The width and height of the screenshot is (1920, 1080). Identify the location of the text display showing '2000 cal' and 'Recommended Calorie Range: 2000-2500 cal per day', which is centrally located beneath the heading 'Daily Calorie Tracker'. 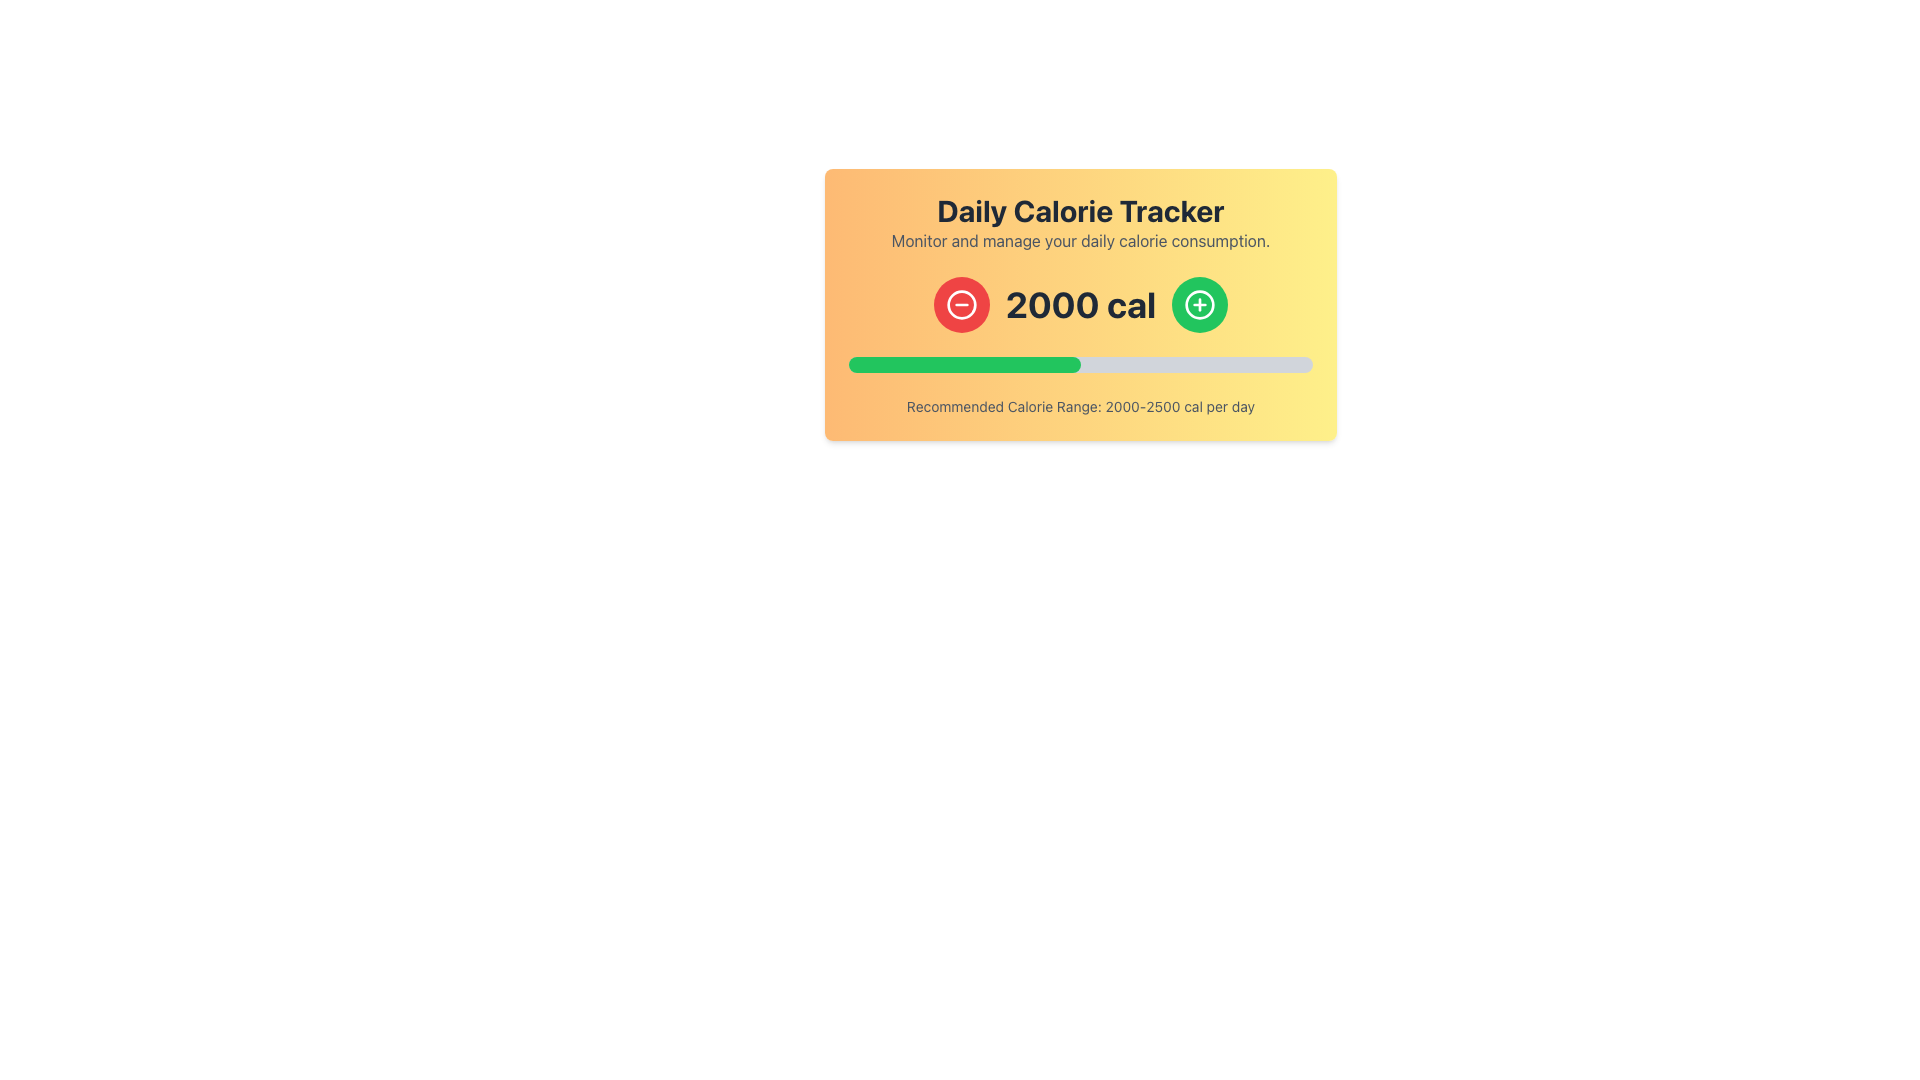
(1079, 346).